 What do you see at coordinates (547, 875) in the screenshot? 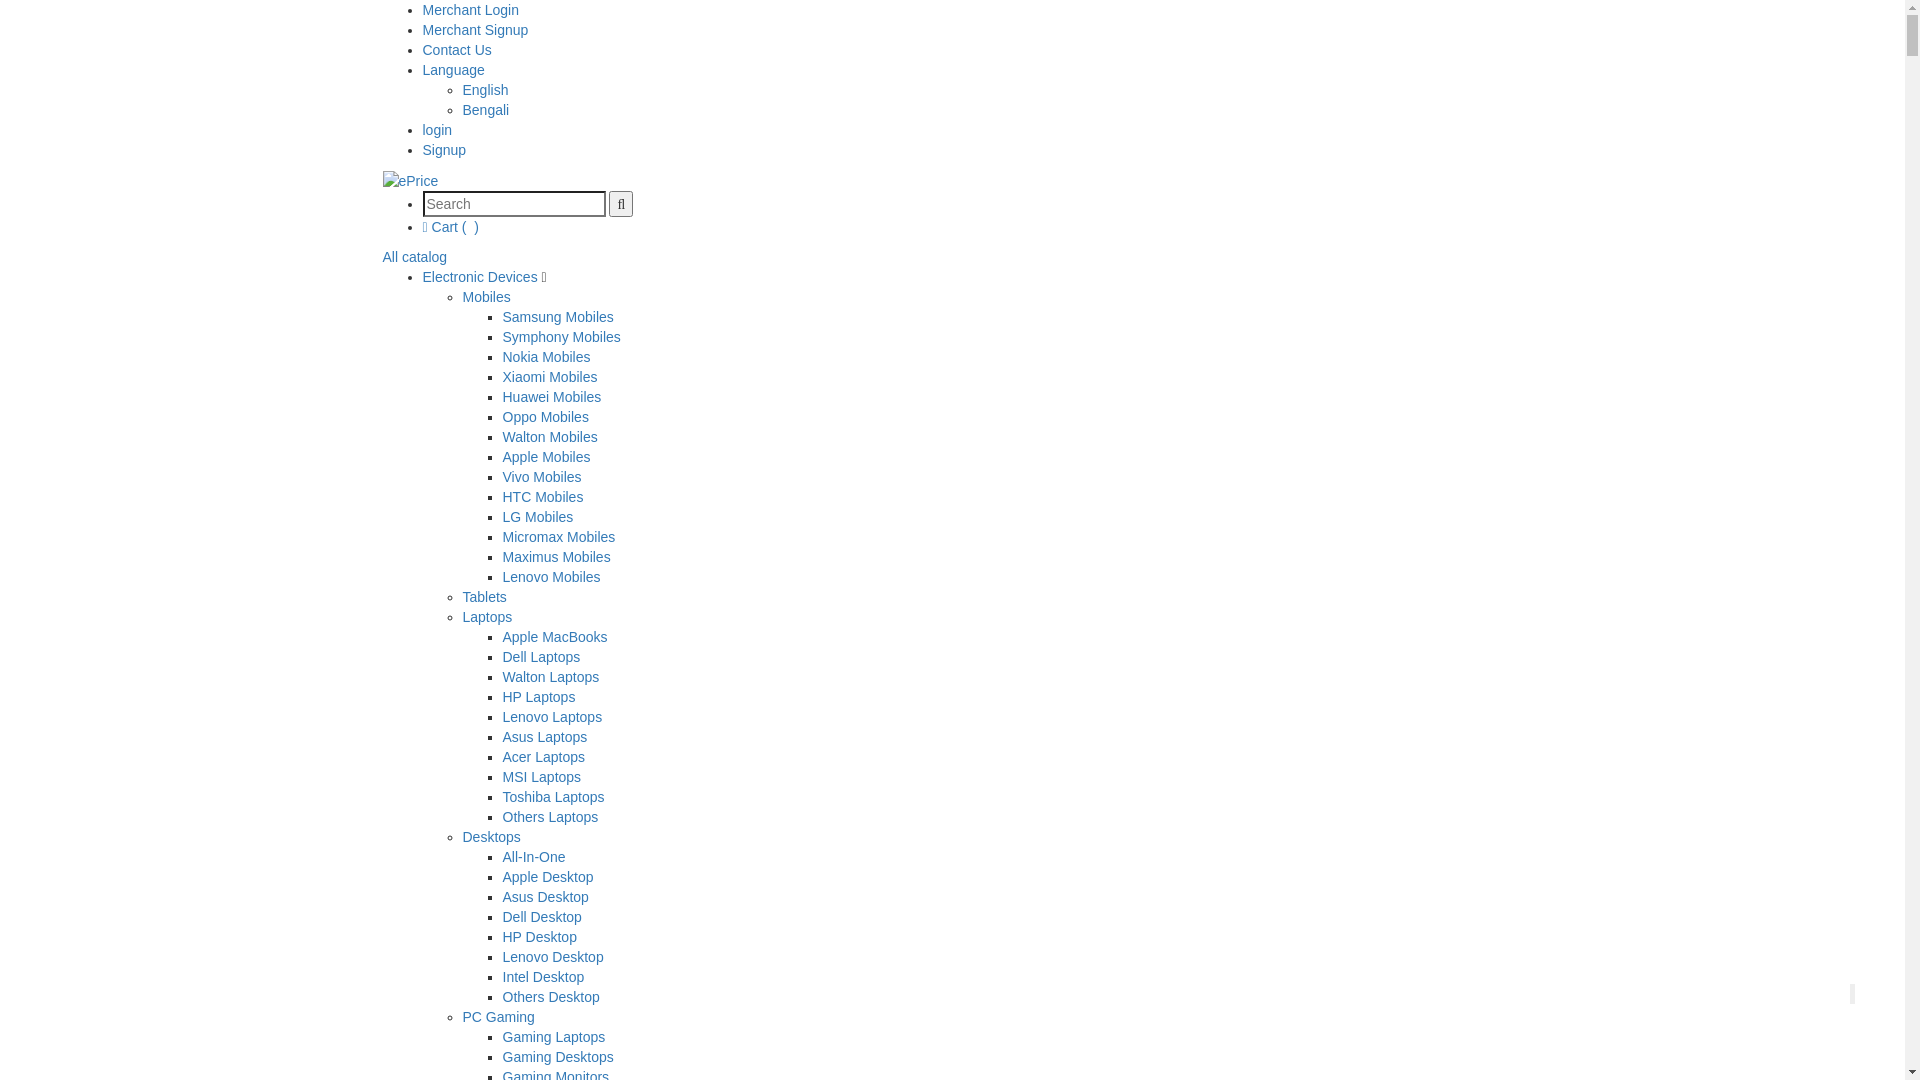
I see `'Apple Desktop'` at bounding box center [547, 875].